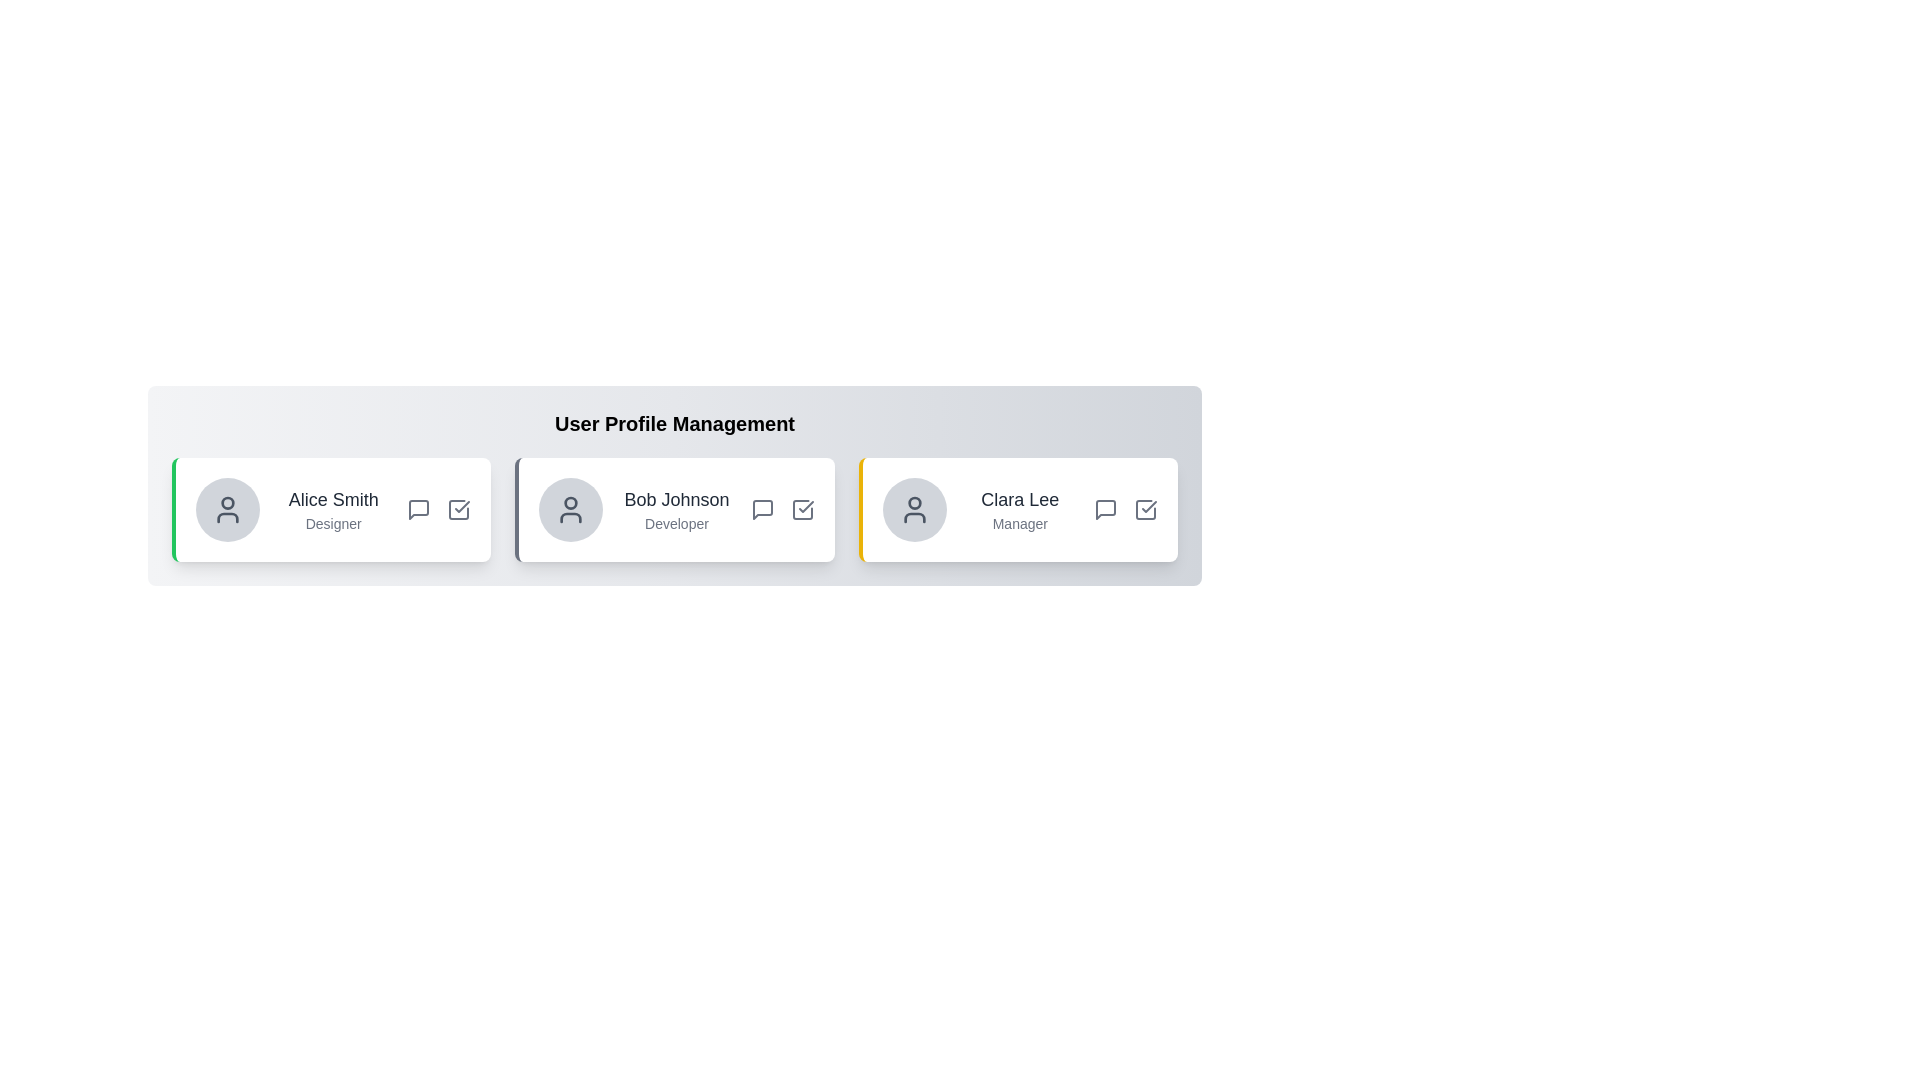 The image size is (1920, 1080). What do you see at coordinates (570, 508) in the screenshot?
I see `the user profile icon located in the middle profile card above the name 'Bob Johnson' and title 'Developer'` at bounding box center [570, 508].